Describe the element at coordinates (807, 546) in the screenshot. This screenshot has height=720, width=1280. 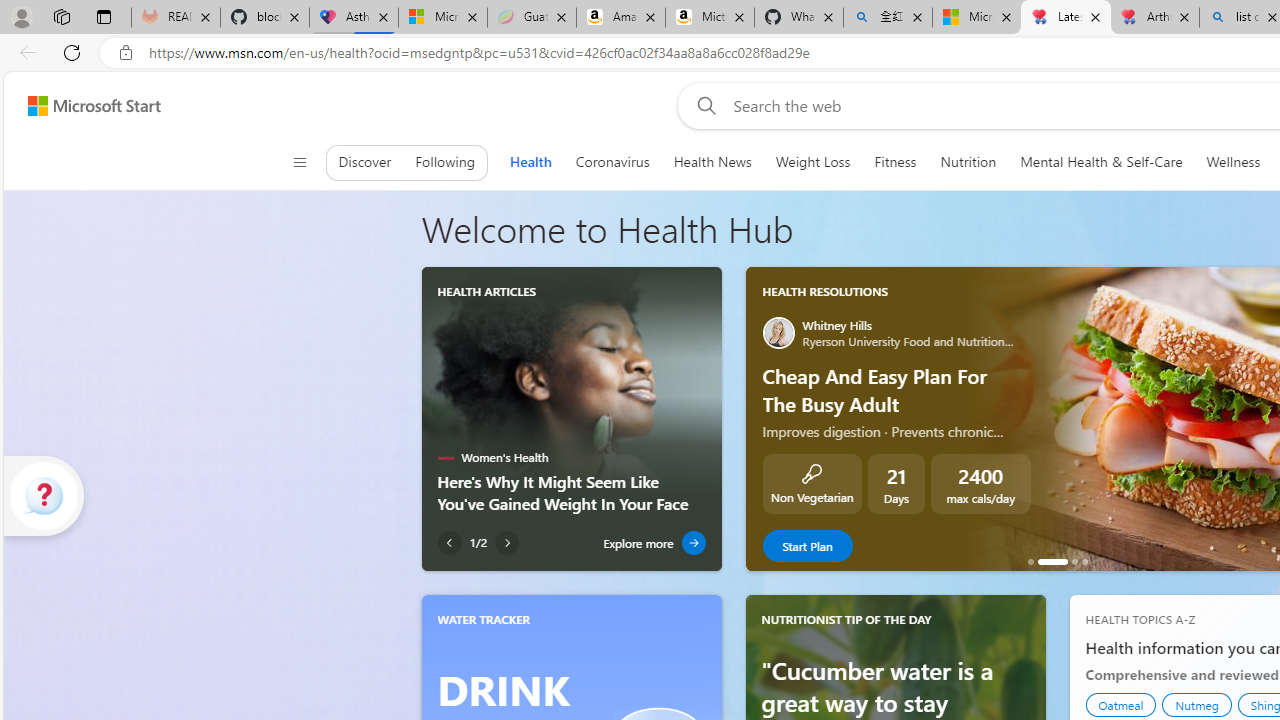
I see `'Start Plan'` at that location.